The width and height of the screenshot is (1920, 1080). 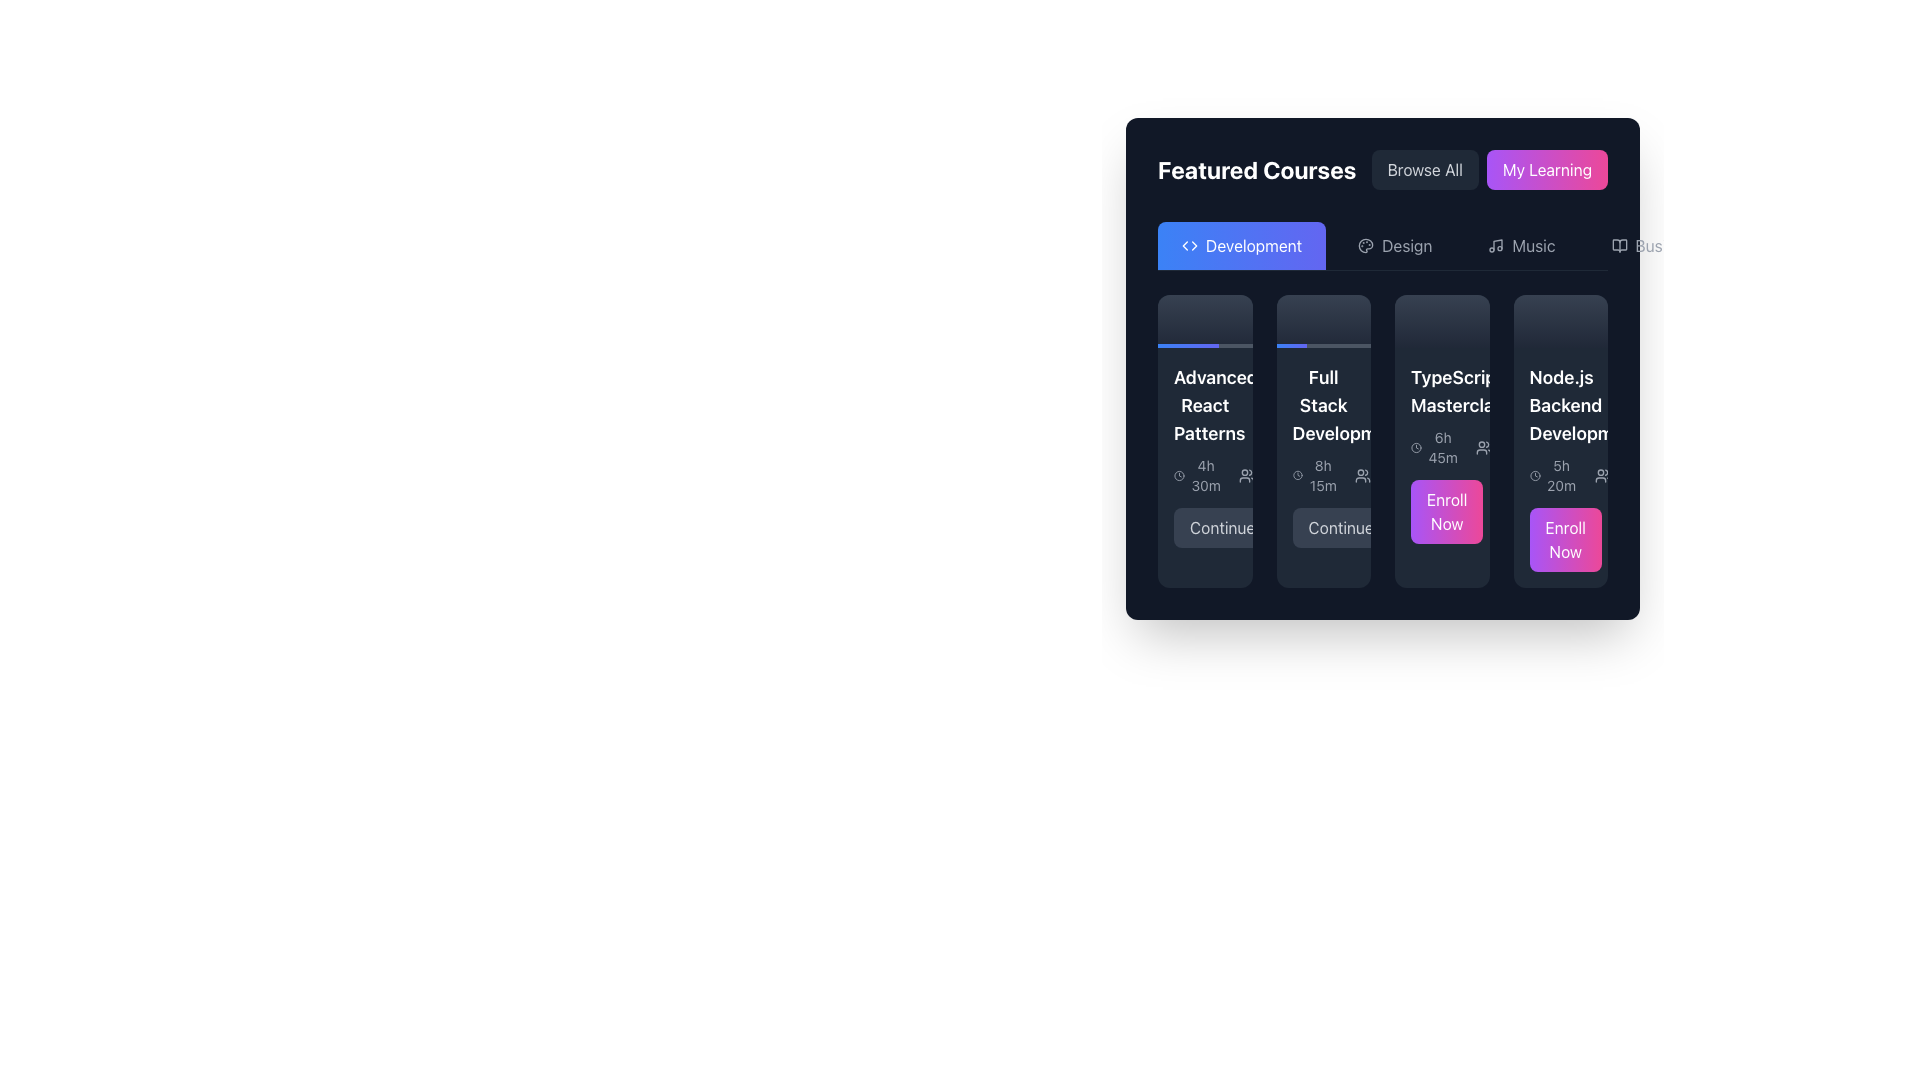 What do you see at coordinates (1559, 440) in the screenshot?
I see `the Course card for the 'Node.js Backend Development' course, located as the fourth card in a horizontal grid layout, to trigger any additional effects or animations` at bounding box center [1559, 440].